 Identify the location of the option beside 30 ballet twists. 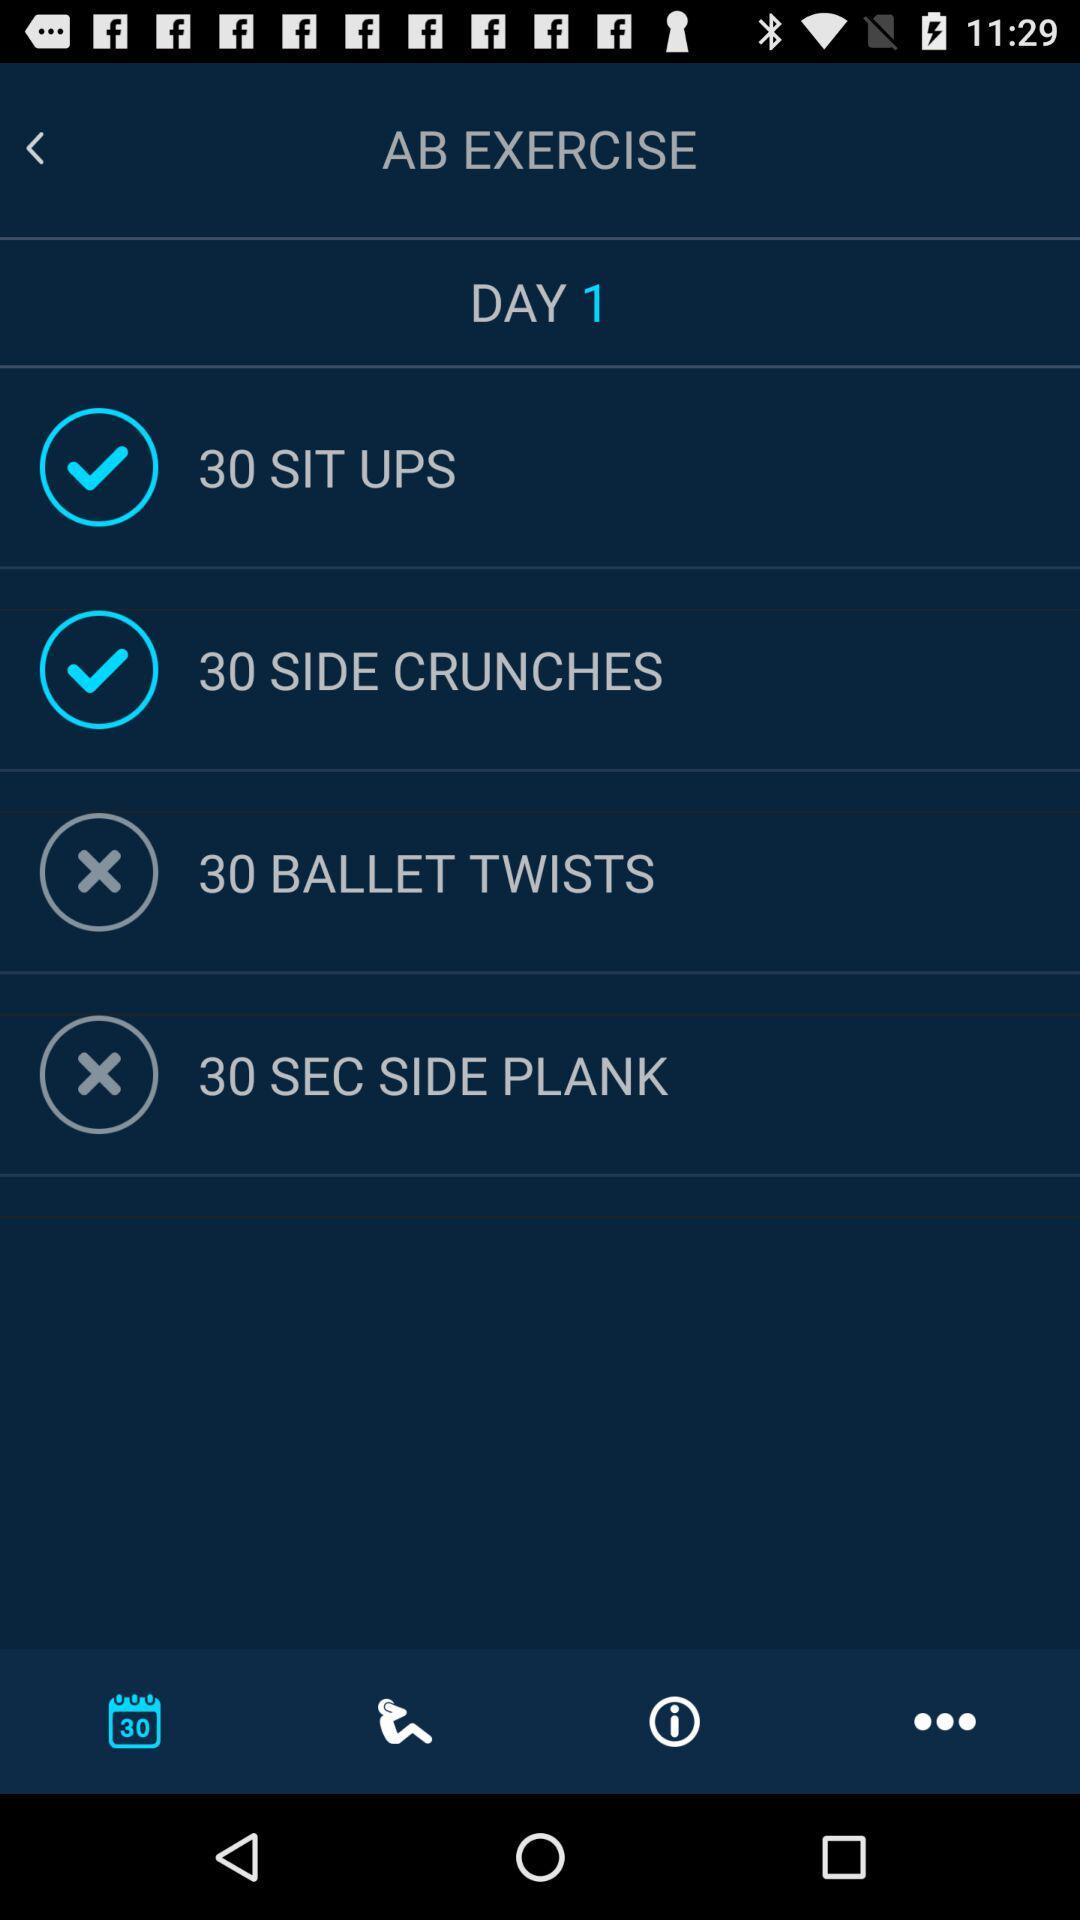
(99, 872).